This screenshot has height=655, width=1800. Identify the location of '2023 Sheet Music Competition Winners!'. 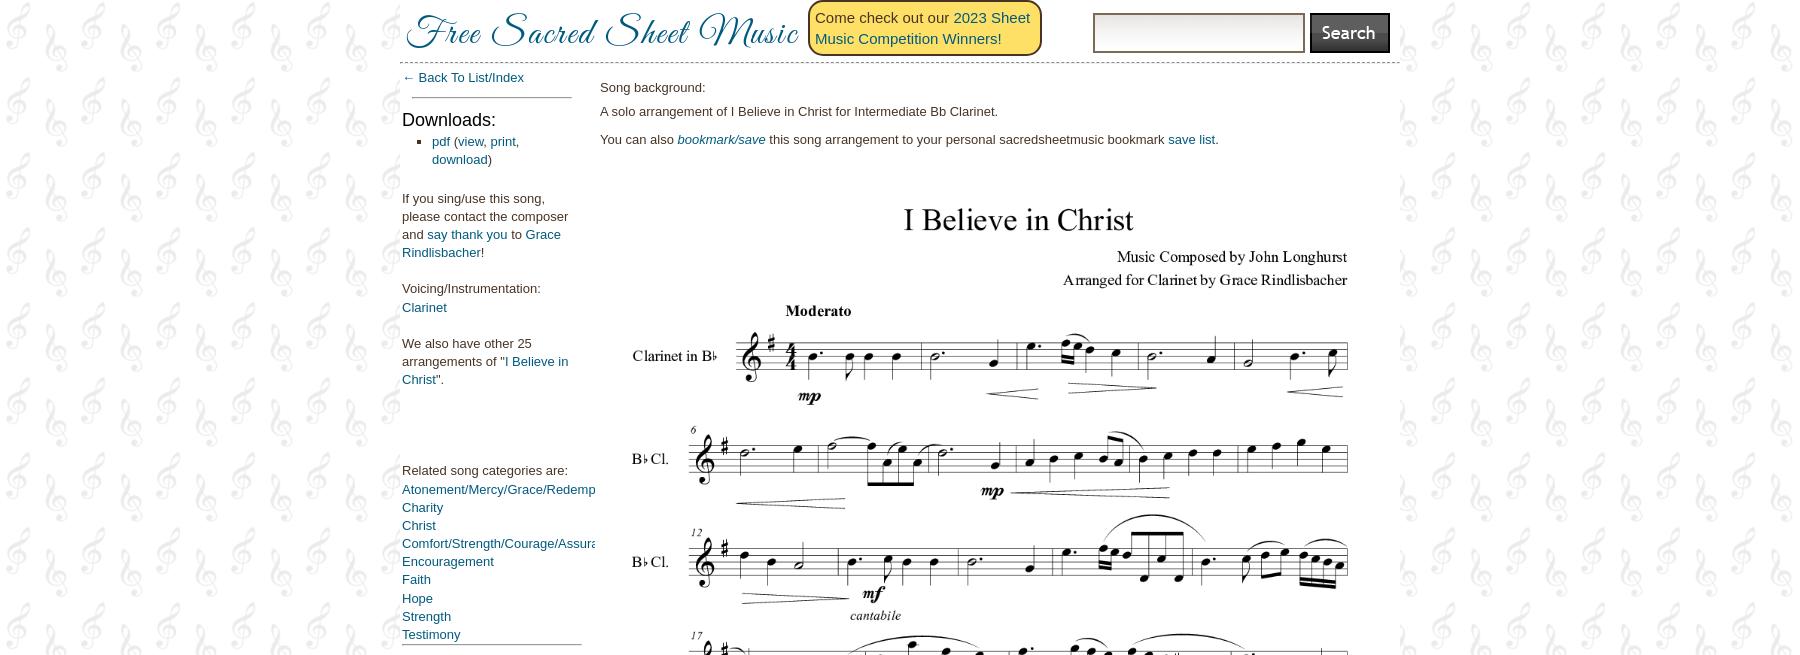
(921, 26).